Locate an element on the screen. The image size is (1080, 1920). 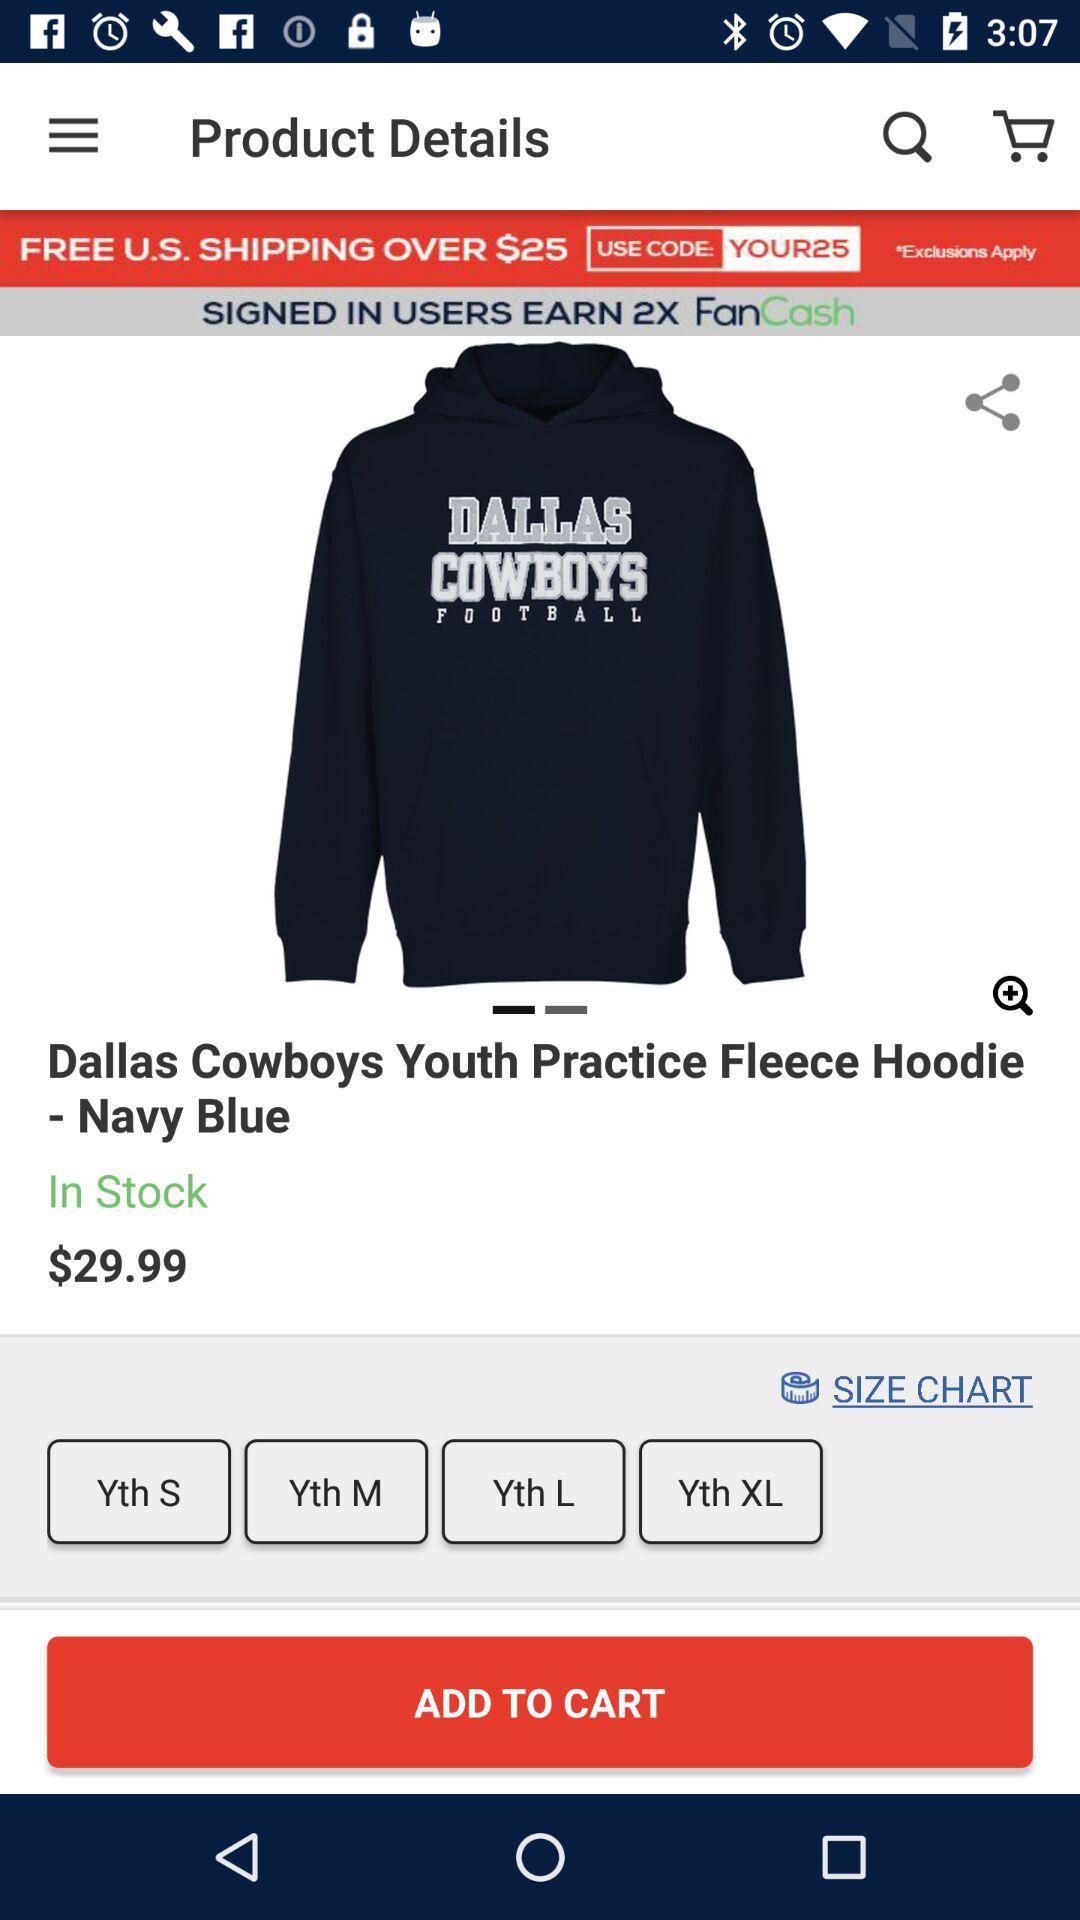
item next to yth s is located at coordinates (335, 1491).